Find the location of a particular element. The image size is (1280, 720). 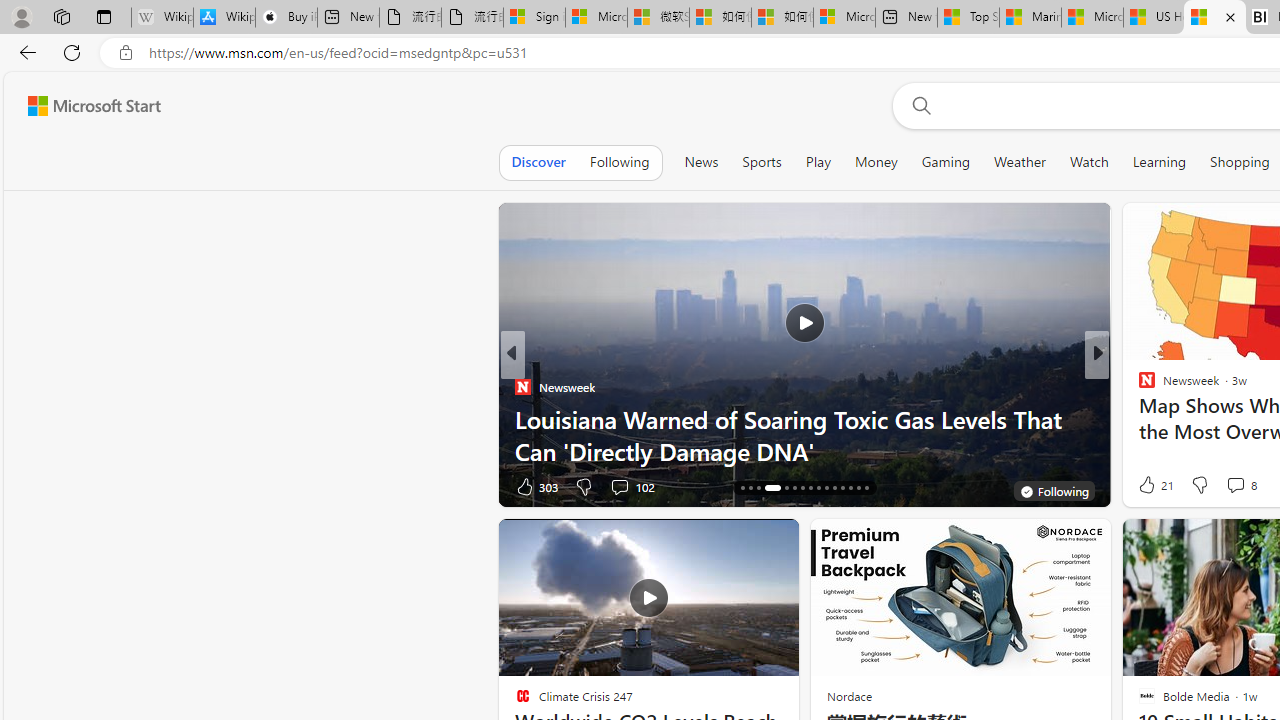

'Like' is located at coordinates (1140, 486).